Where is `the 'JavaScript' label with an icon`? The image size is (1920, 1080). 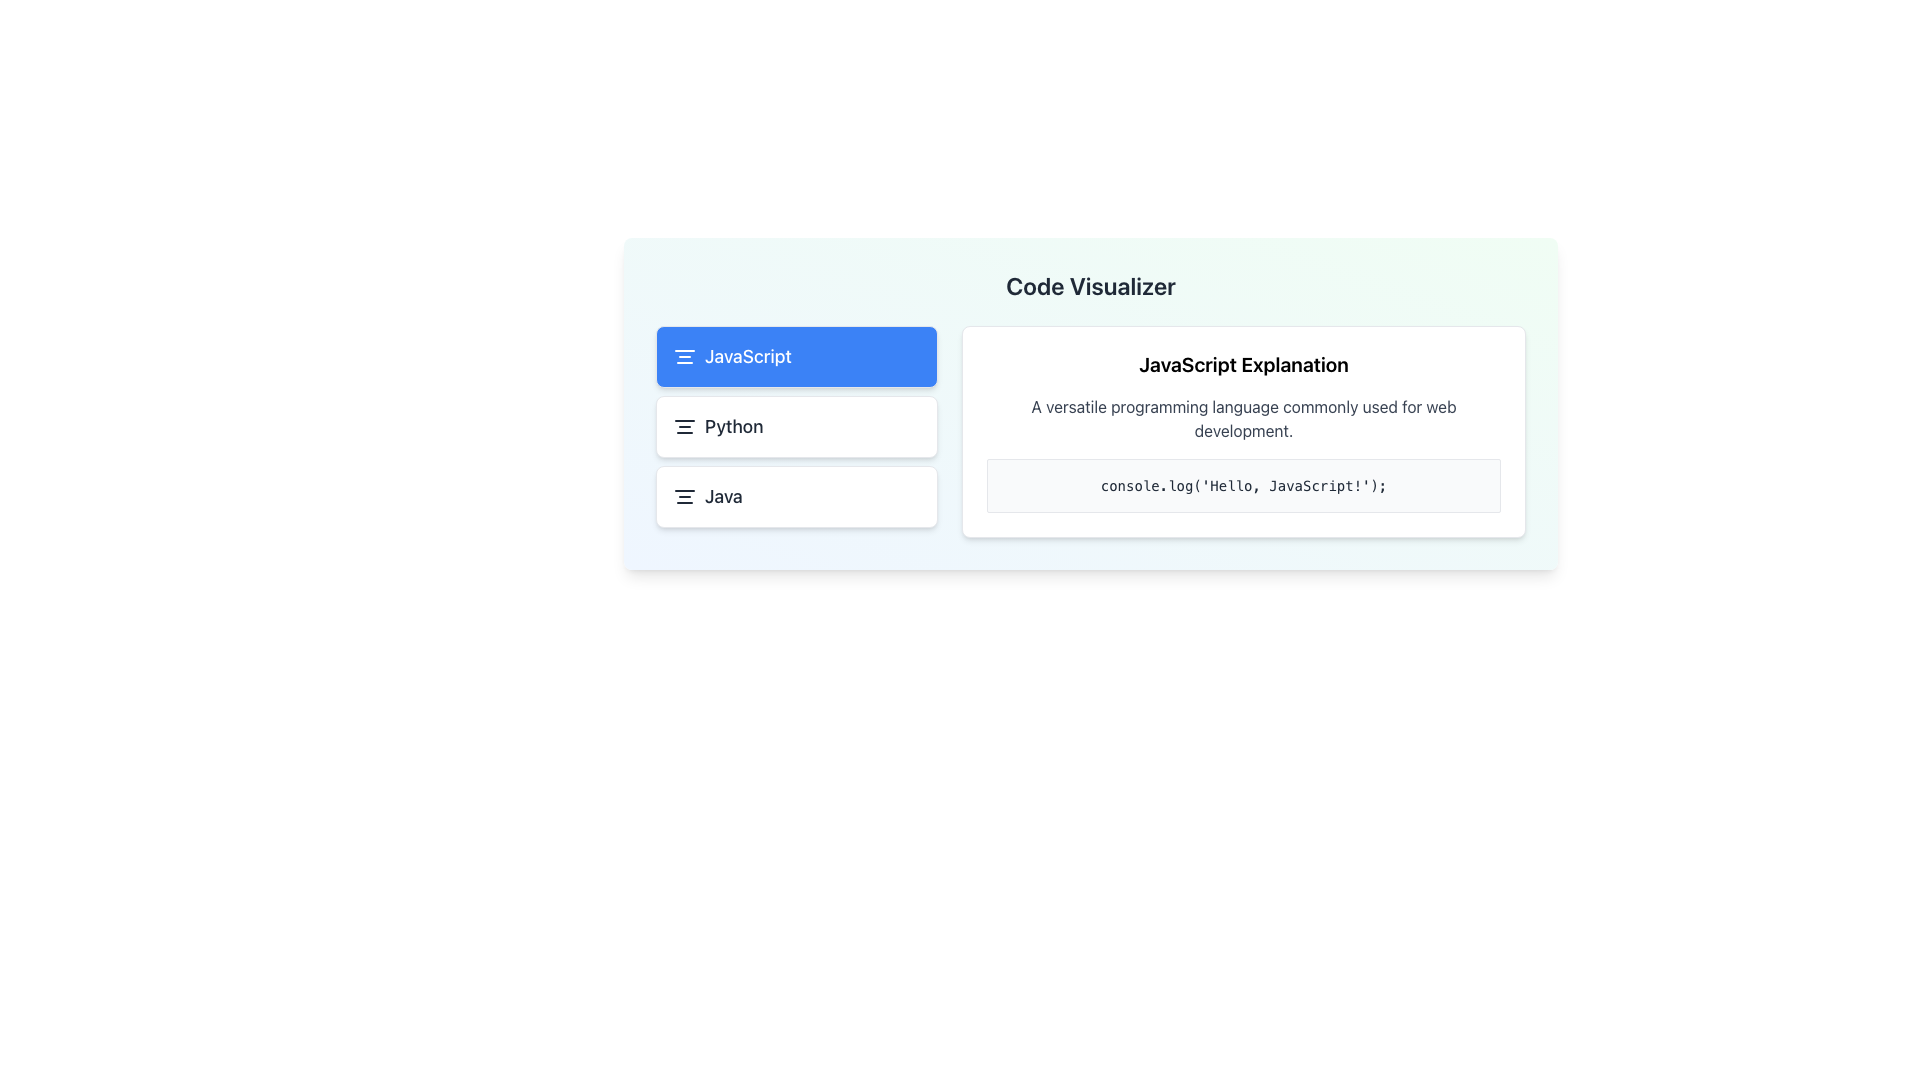 the 'JavaScript' label with an icon is located at coordinates (795, 356).